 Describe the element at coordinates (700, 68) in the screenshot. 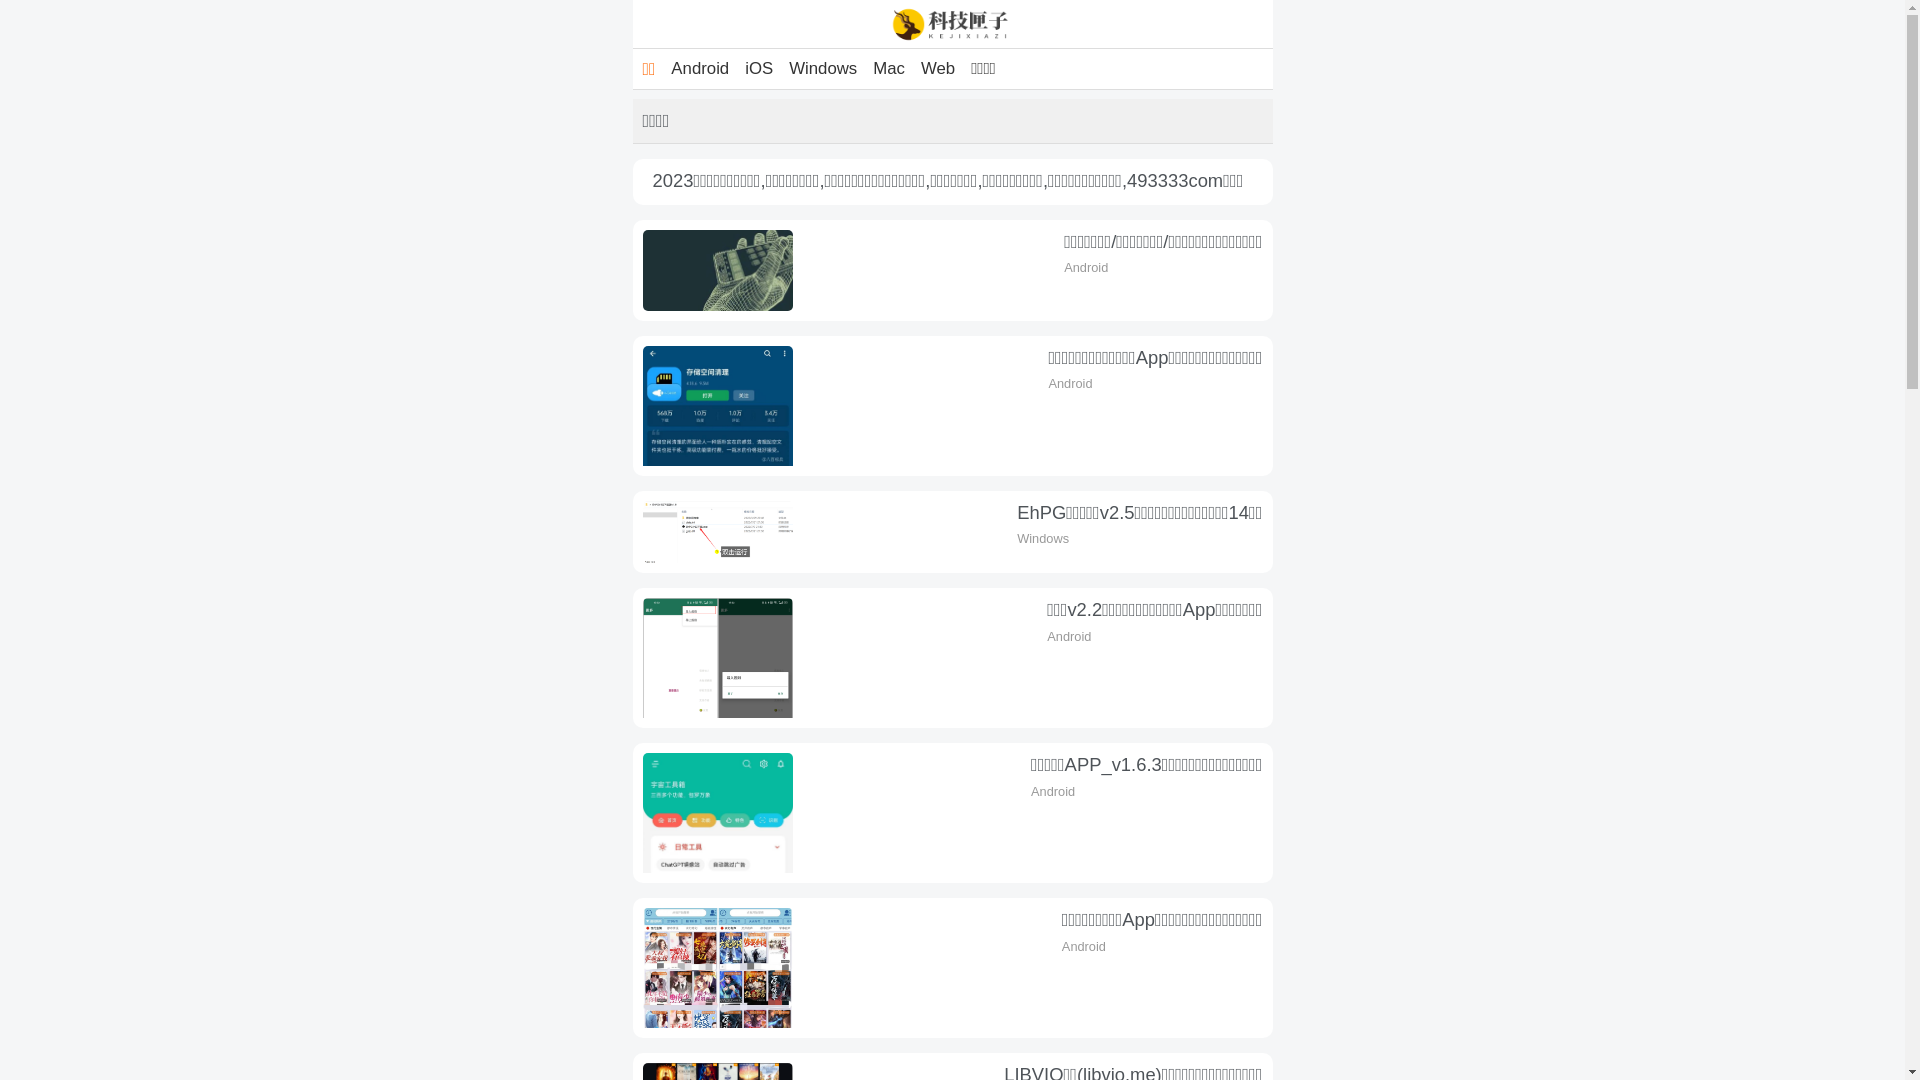

I see `'Android'` at that location.